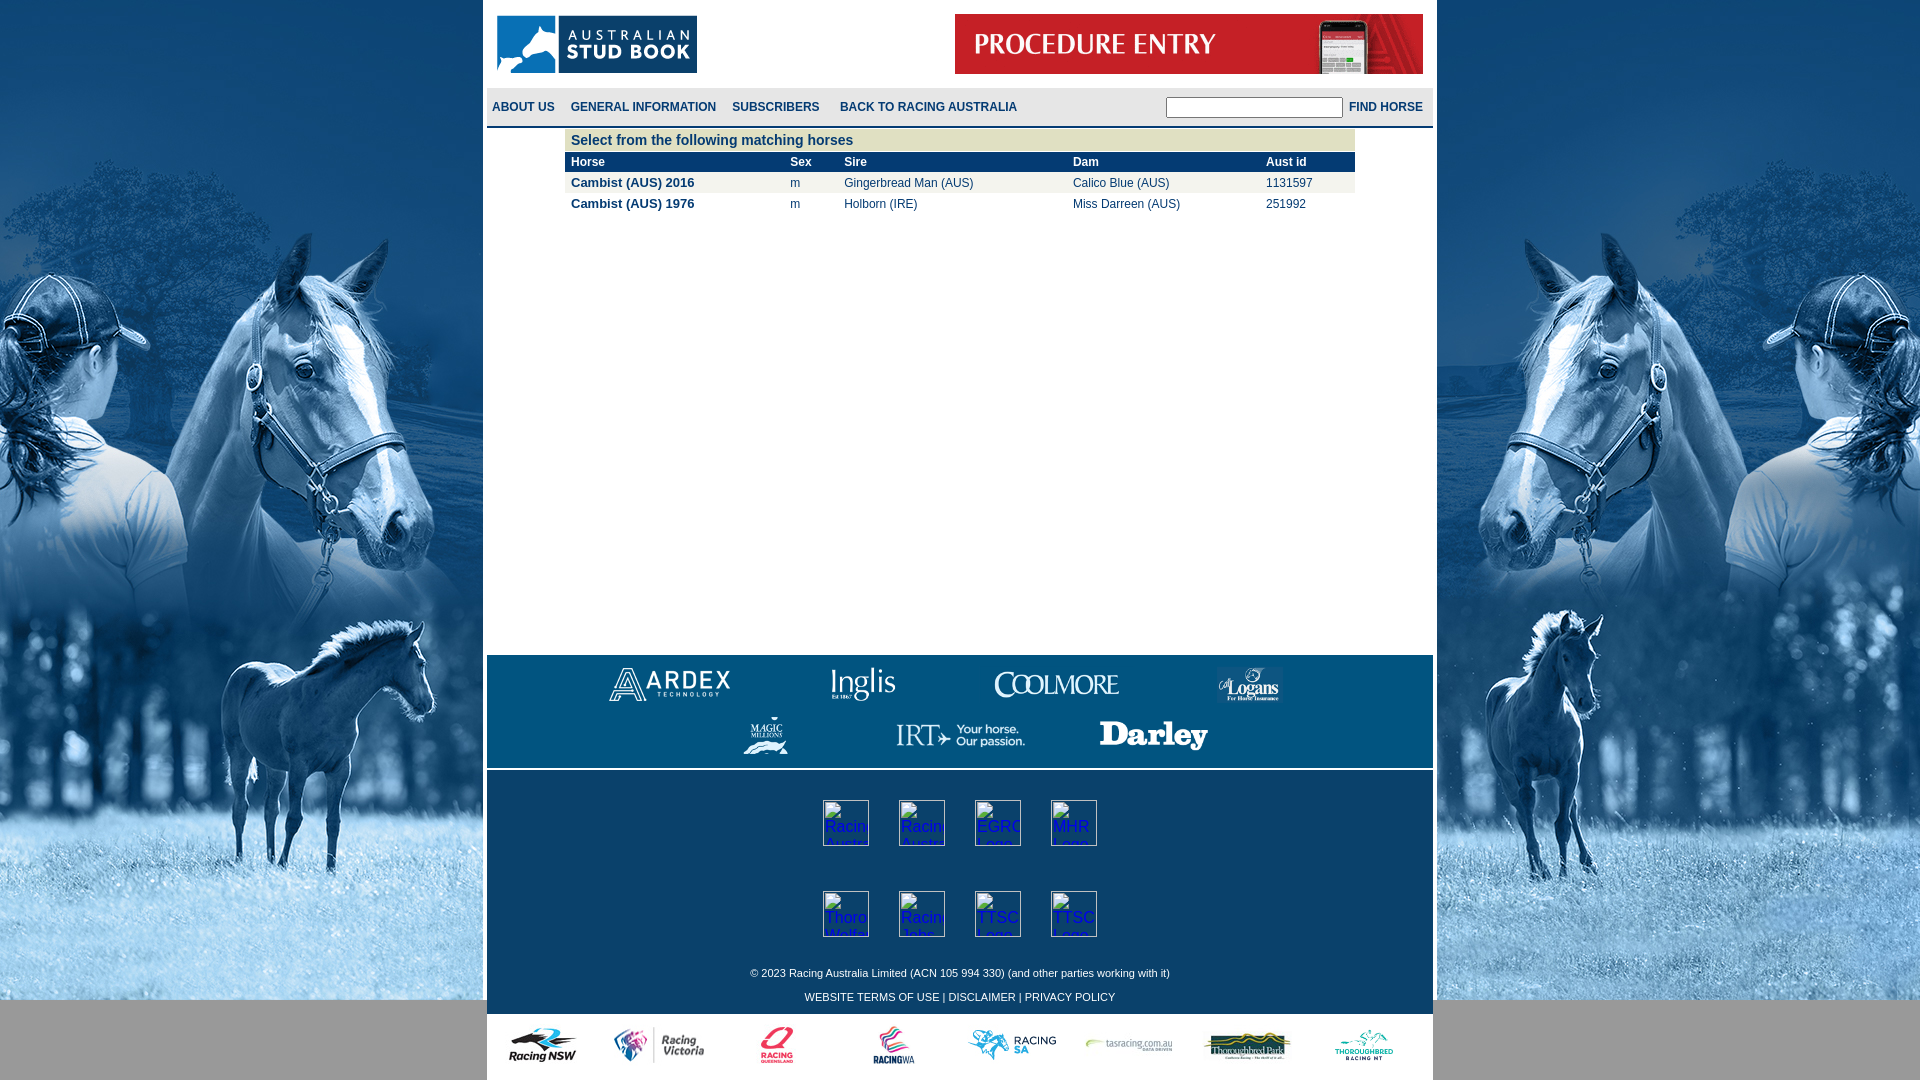  What do you see at coordinates (1025, 996) in the screenshot?
I see `'PRIVACY POLICY'` at bounding box center [1025, 996].